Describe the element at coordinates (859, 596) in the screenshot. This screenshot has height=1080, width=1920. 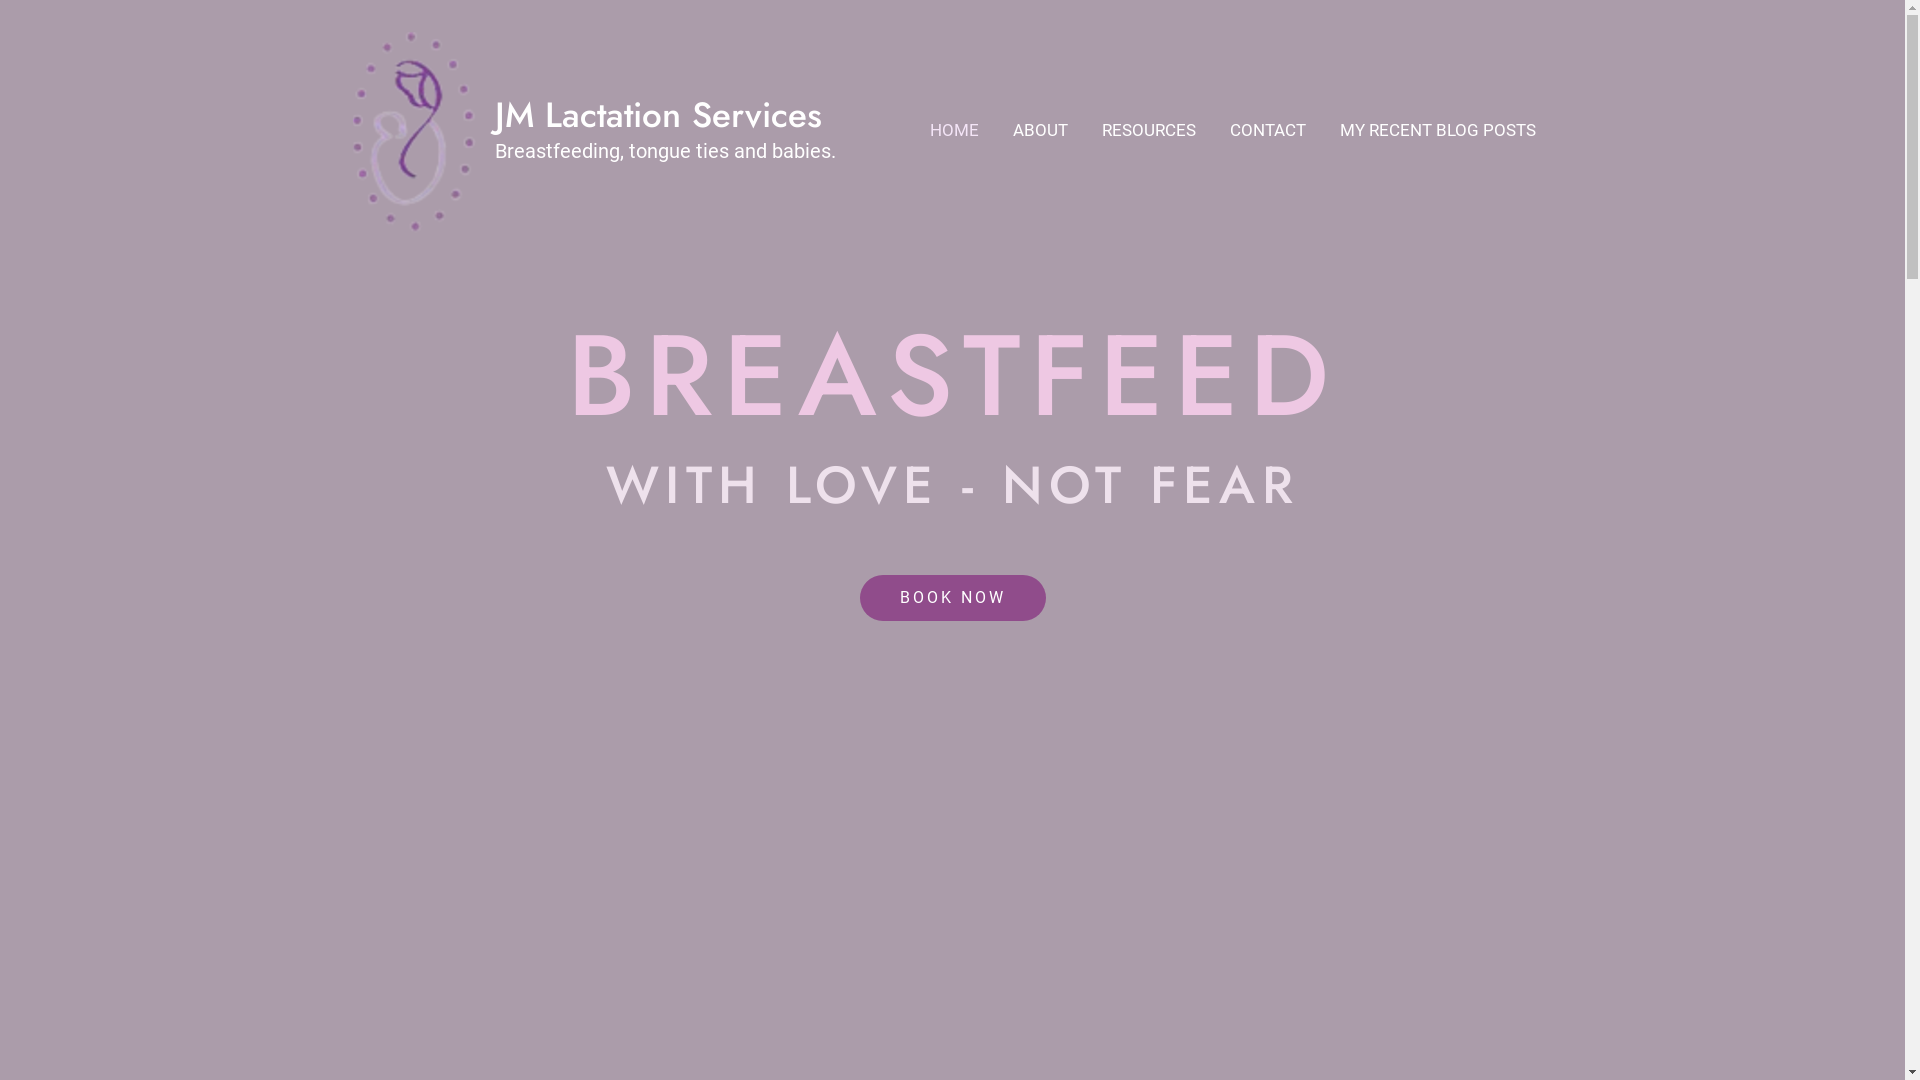
I see `'BOOK NOW'` at that location.